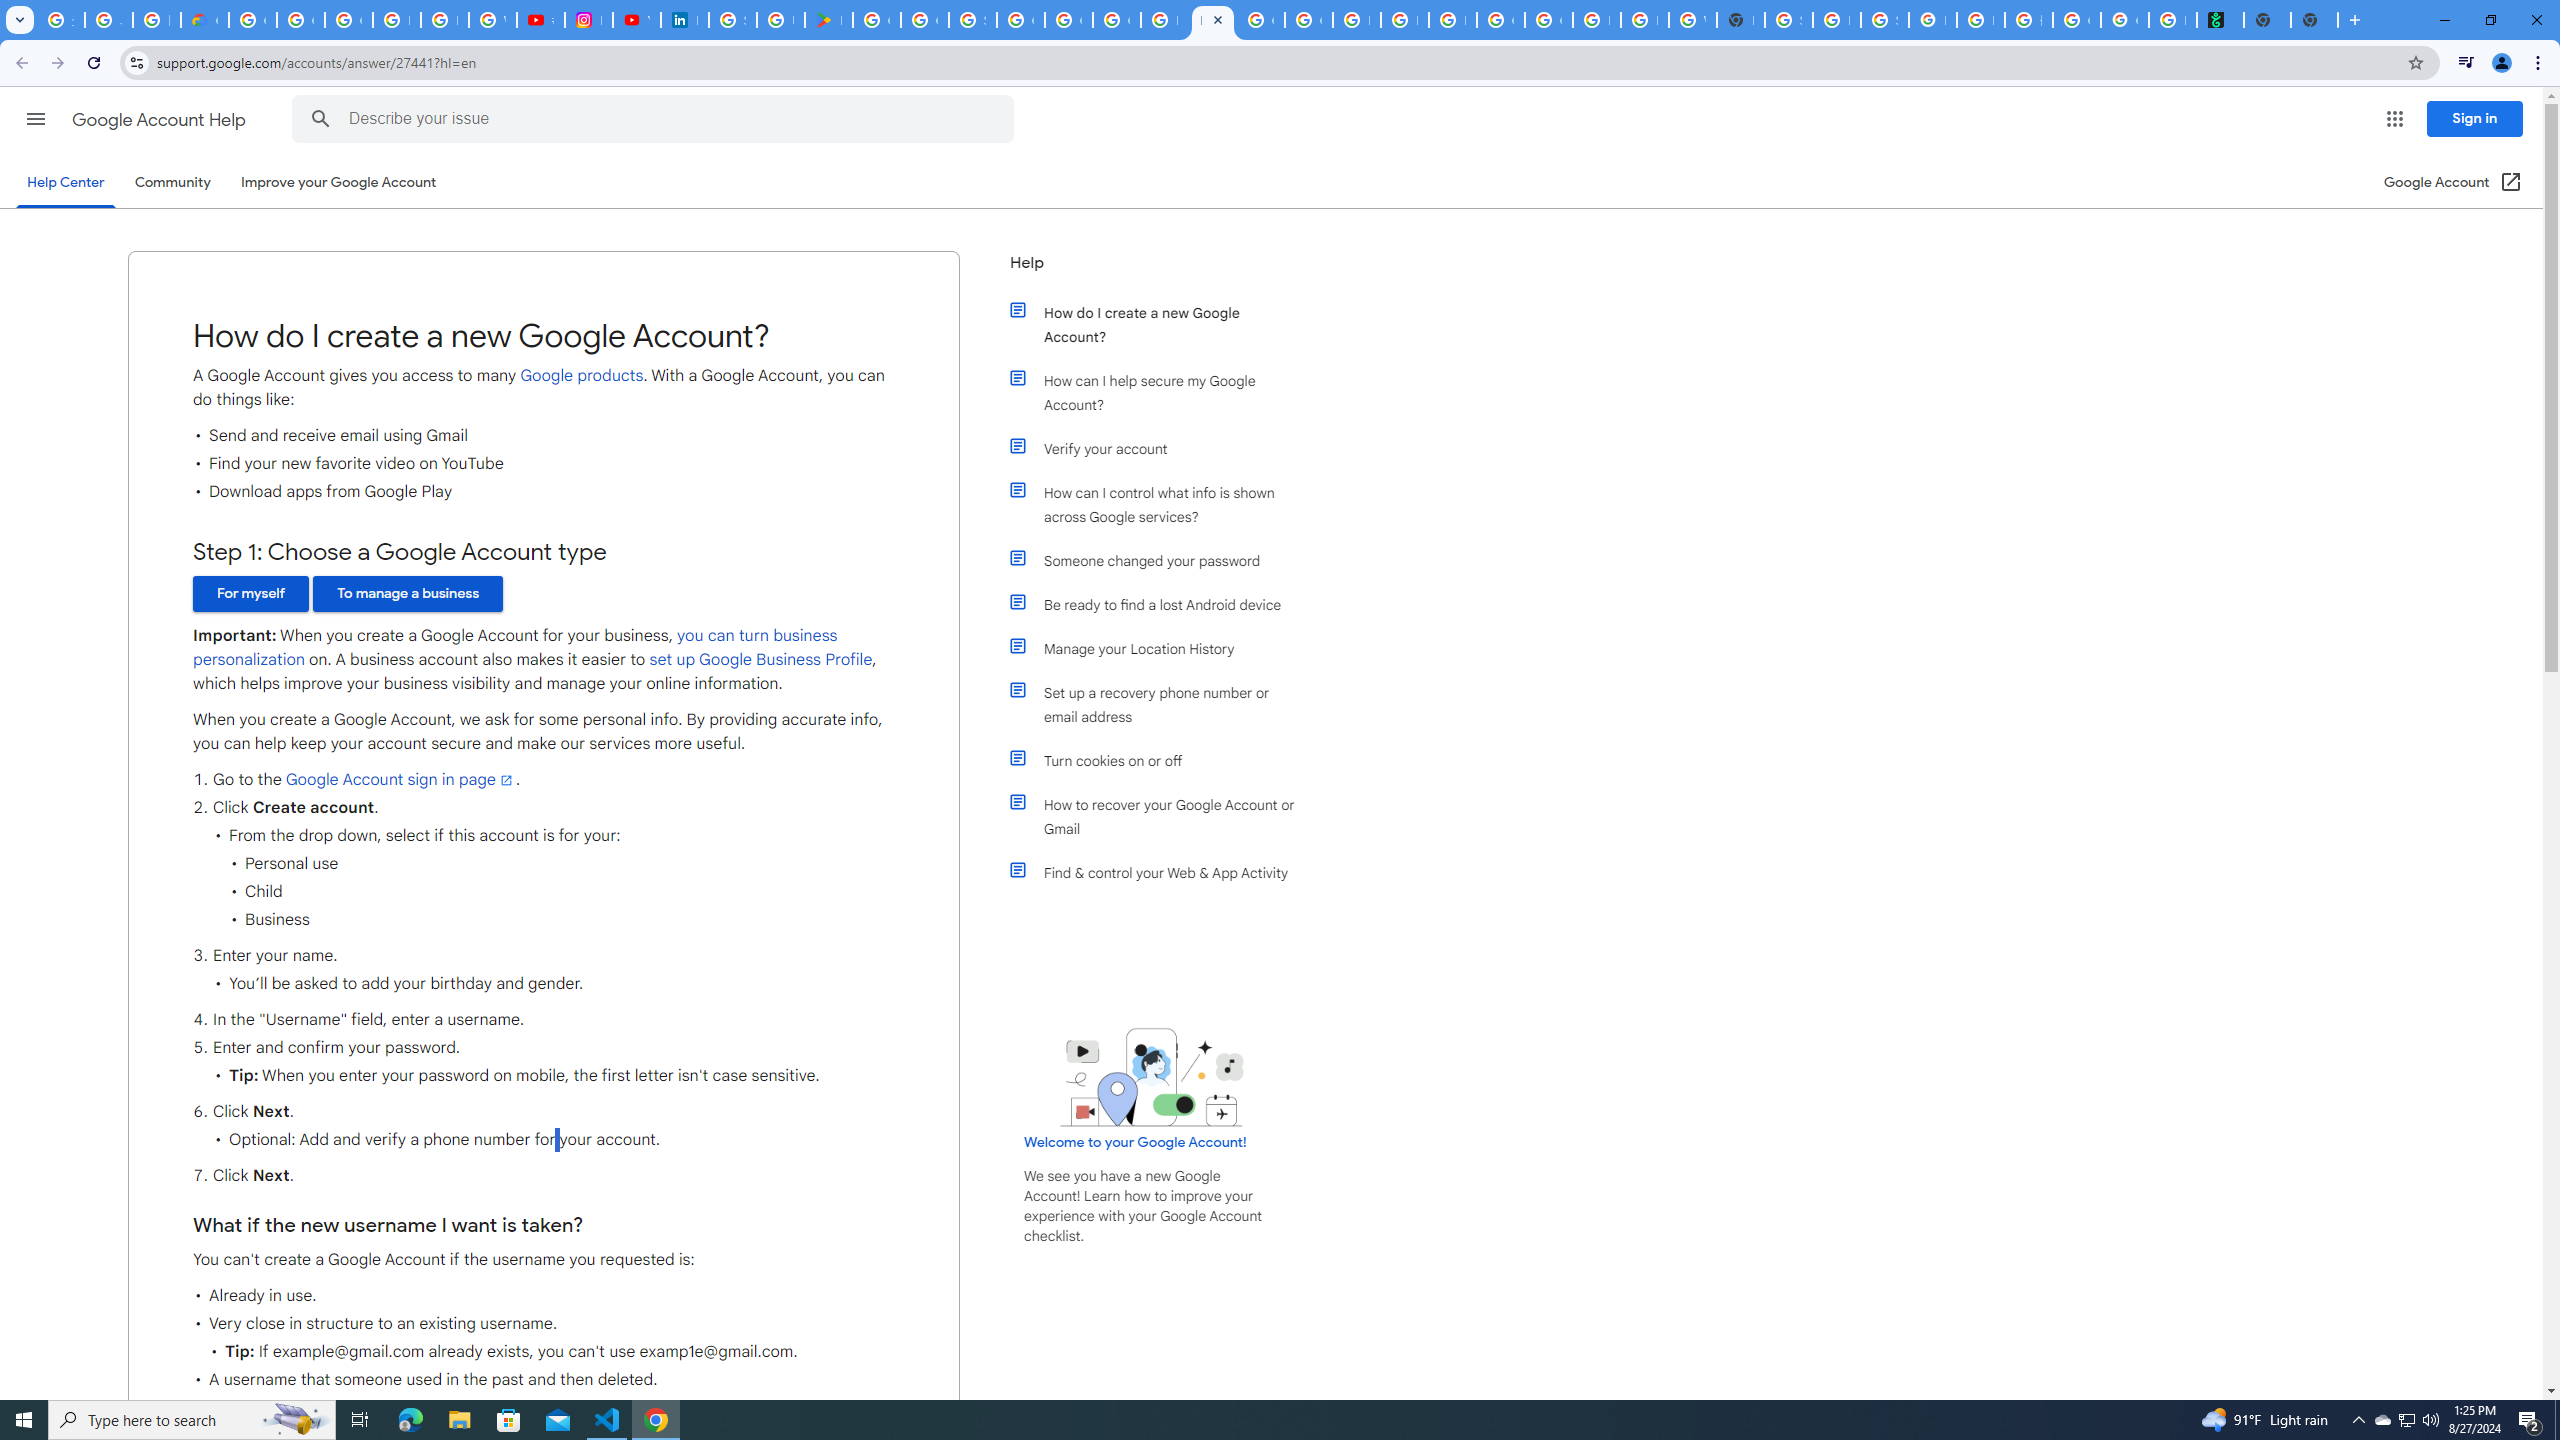 The width and height of the screenshot is (2560, 1440). Describe the element at coordinates (1212, 19) in the screenshot. I see `'How do I create a new Google Account? - Google Account Help'` at that location.